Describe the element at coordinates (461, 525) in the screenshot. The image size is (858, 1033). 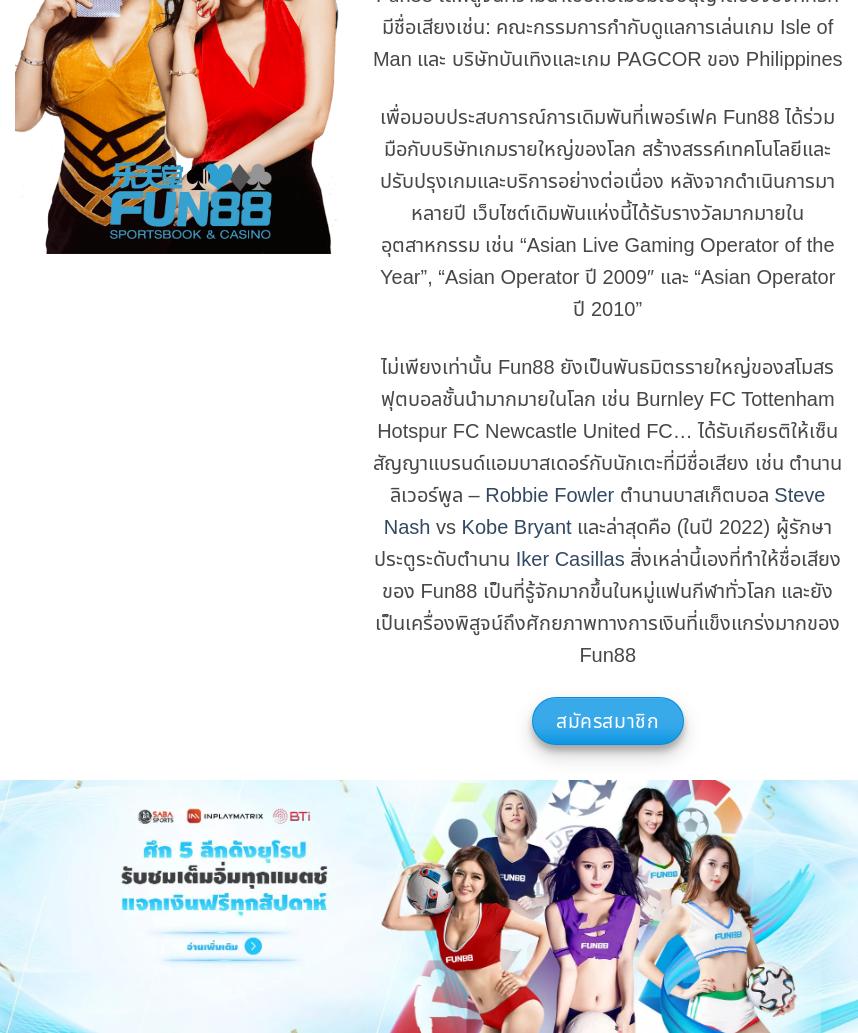
I see `'Kobe Bryant'` at that location.